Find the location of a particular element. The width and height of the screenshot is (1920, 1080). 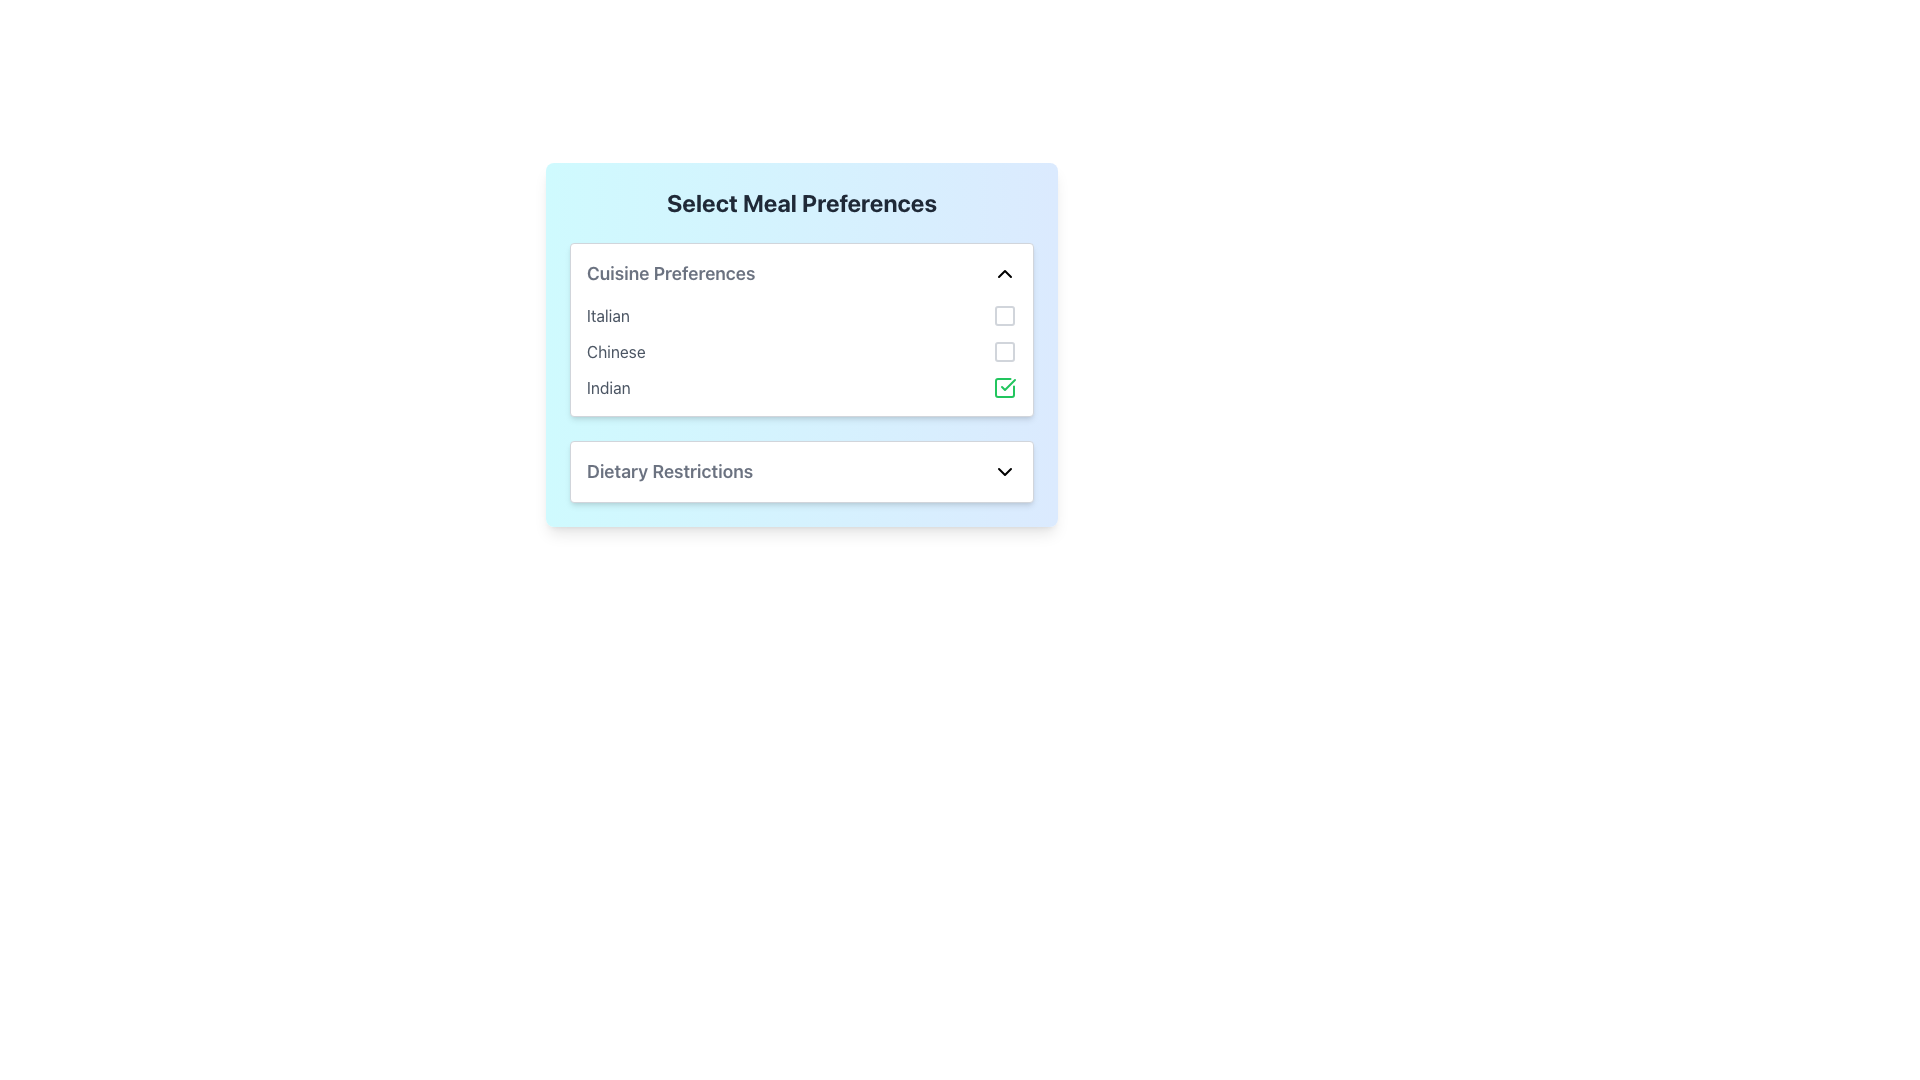

the 'Italian' text label in the cuisine preferences dropdown menu, which is the first selectable option in the list is located at coordinates (607, 315).